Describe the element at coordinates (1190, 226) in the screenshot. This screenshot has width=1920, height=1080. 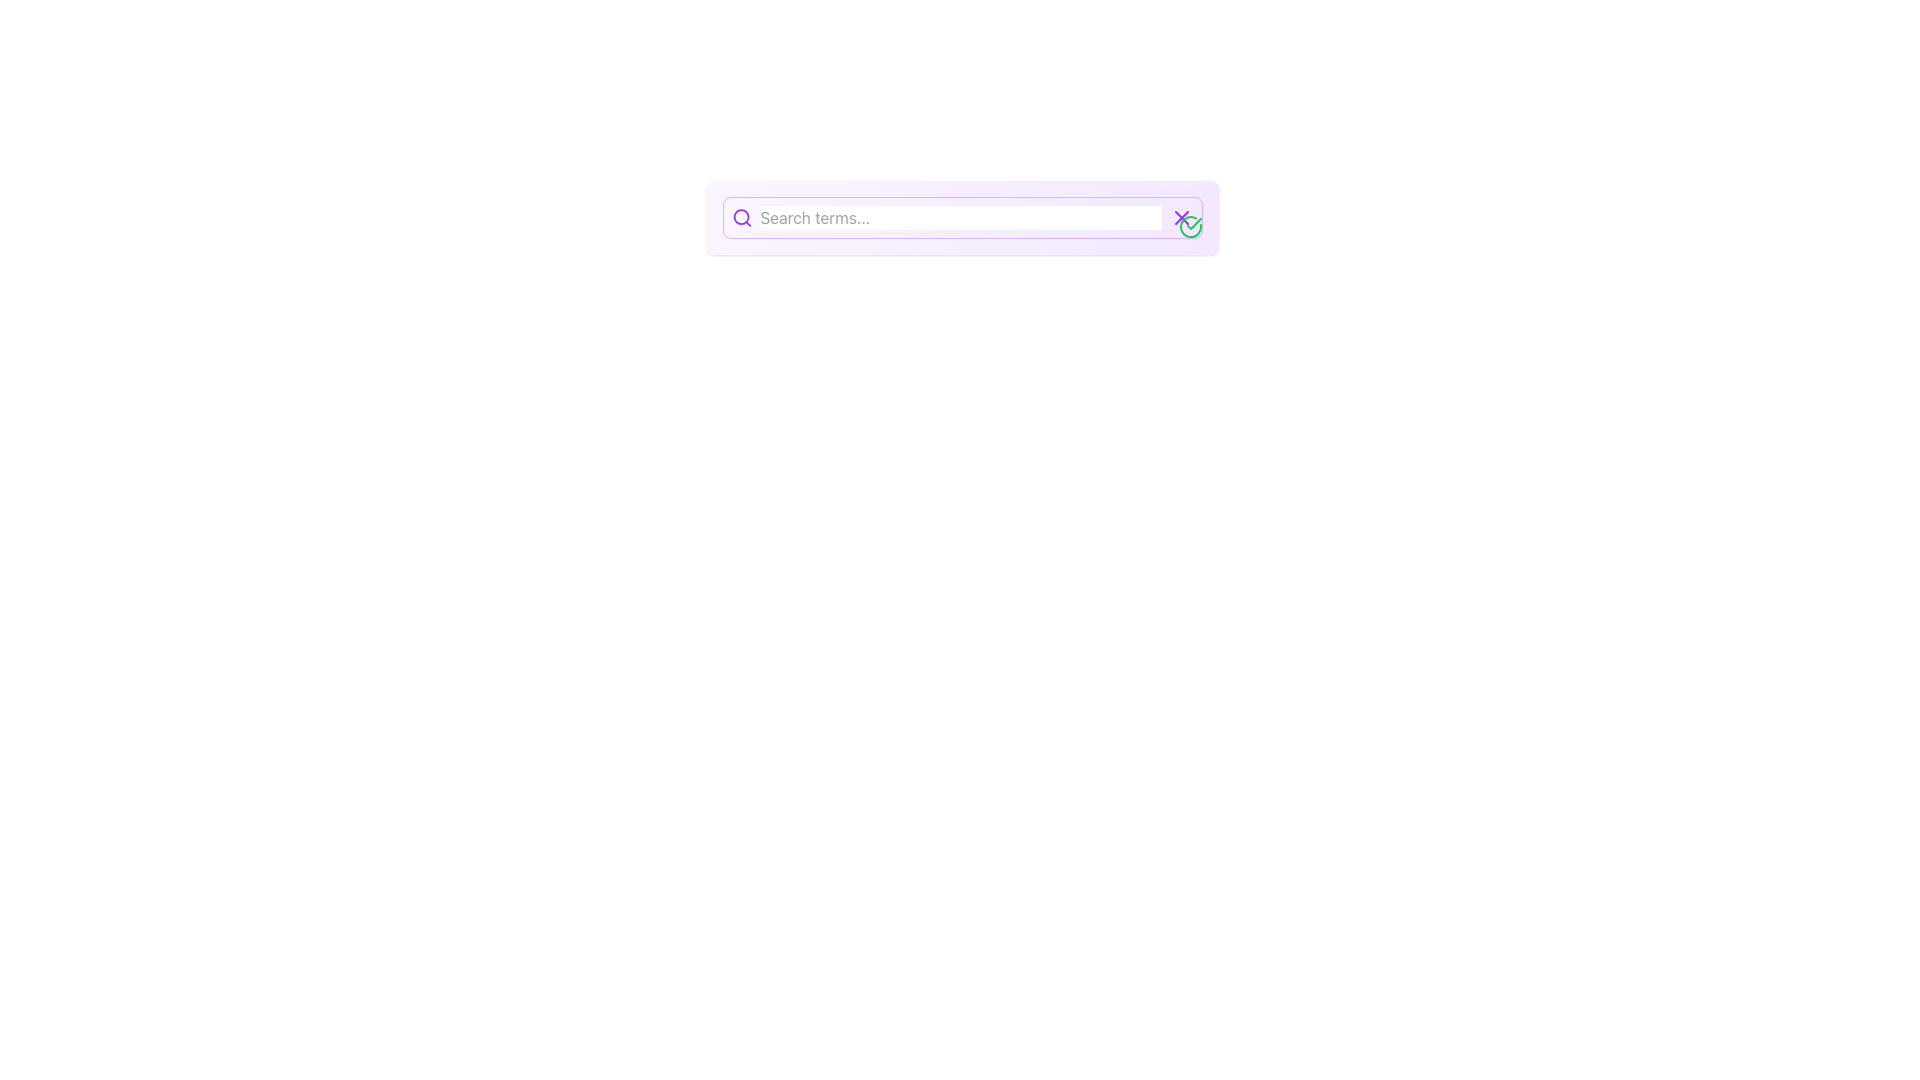
I see `the validation icon located at the bottom-right corner of the search bar, which indicates successful completion or correctness` at that location.